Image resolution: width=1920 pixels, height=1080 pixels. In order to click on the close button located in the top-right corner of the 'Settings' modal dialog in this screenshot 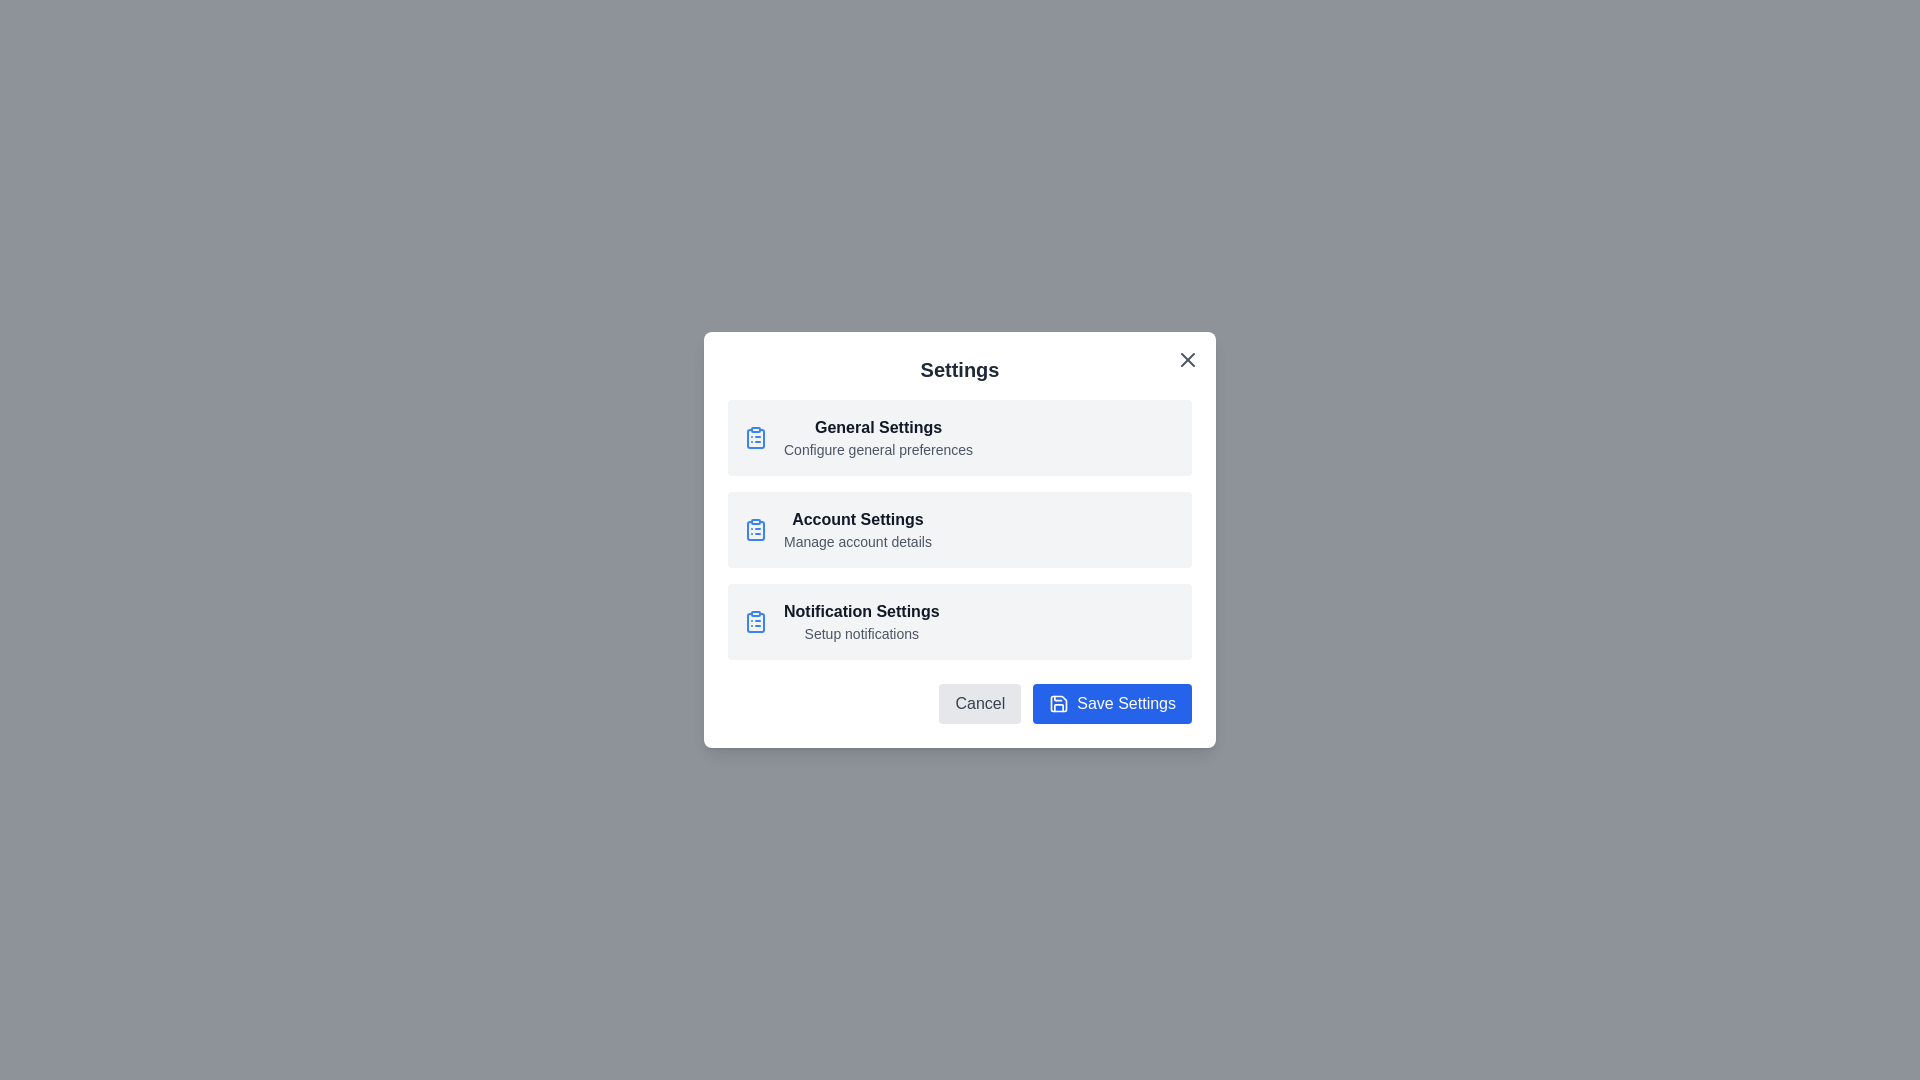, I will do `click(1188, 358)`.